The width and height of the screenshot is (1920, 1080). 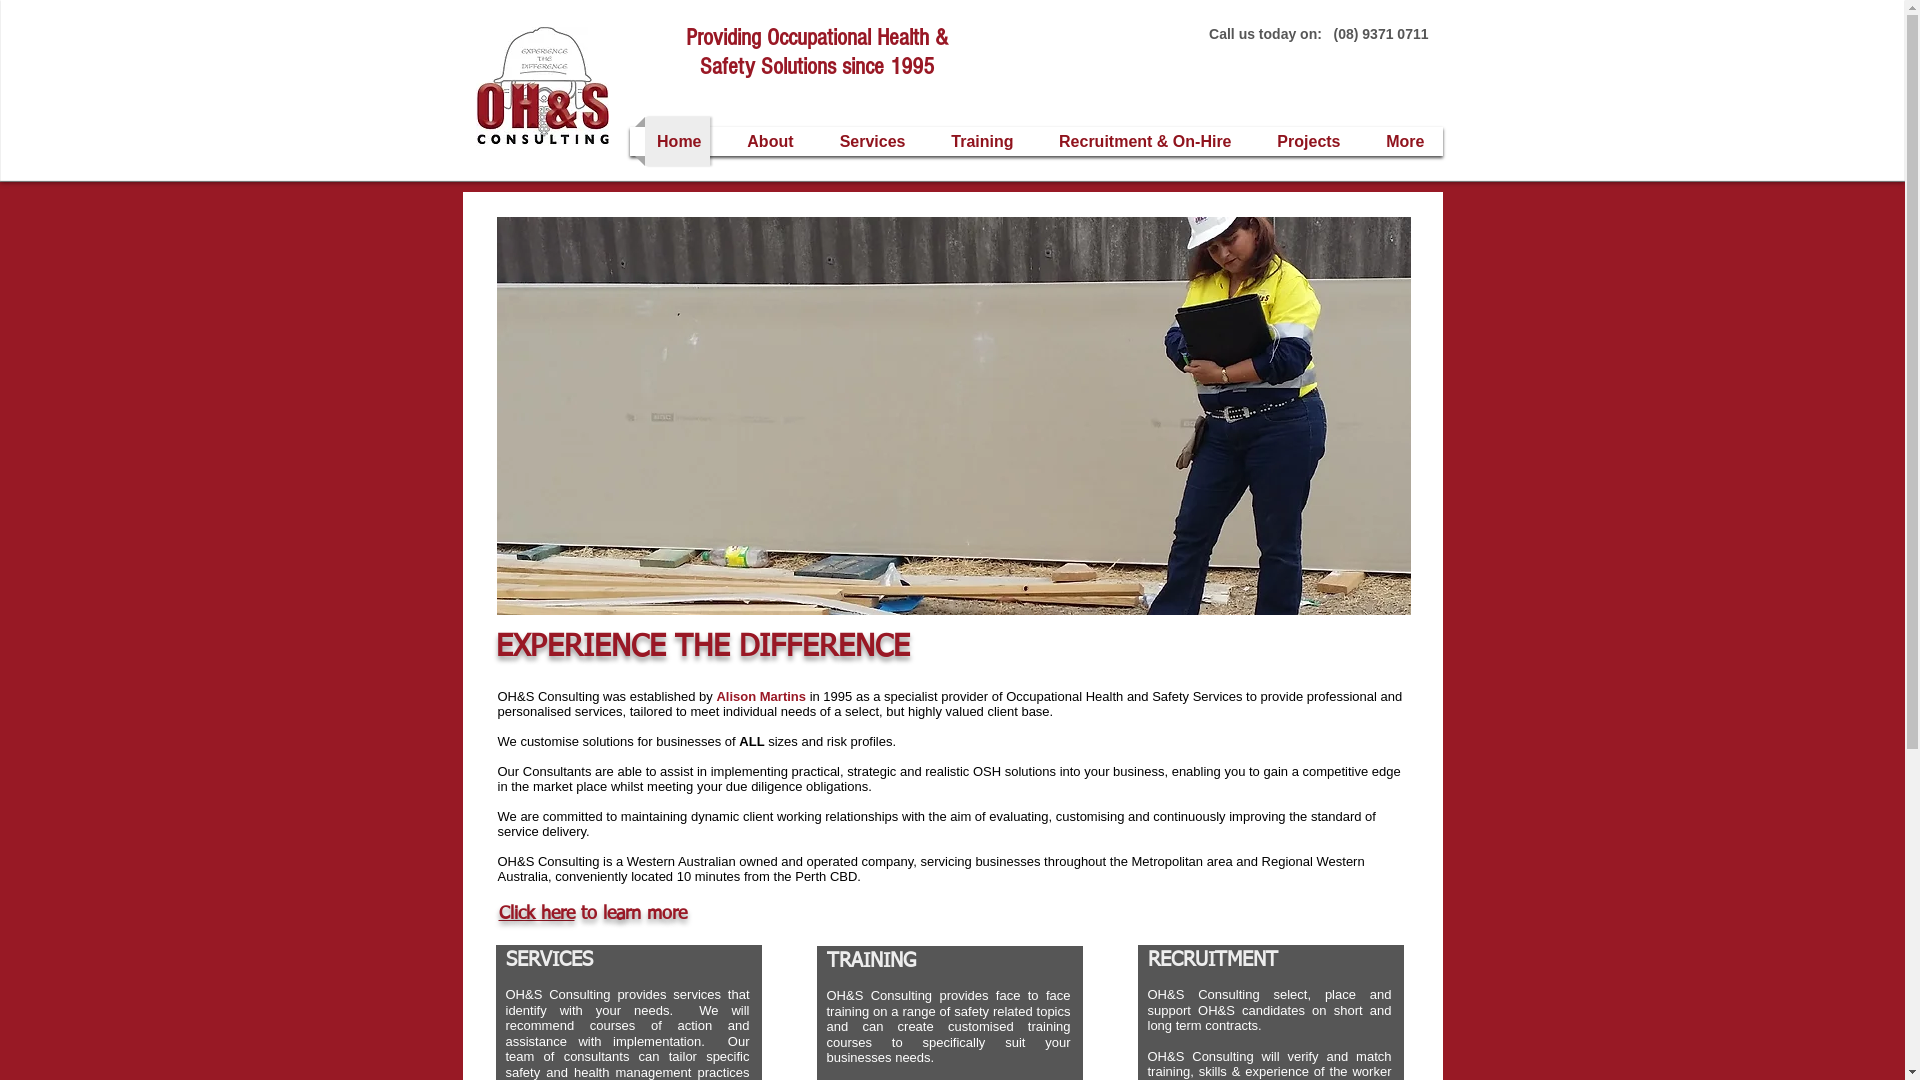 I want to click on 'Click here to learn more', so click(x=590, y=914).